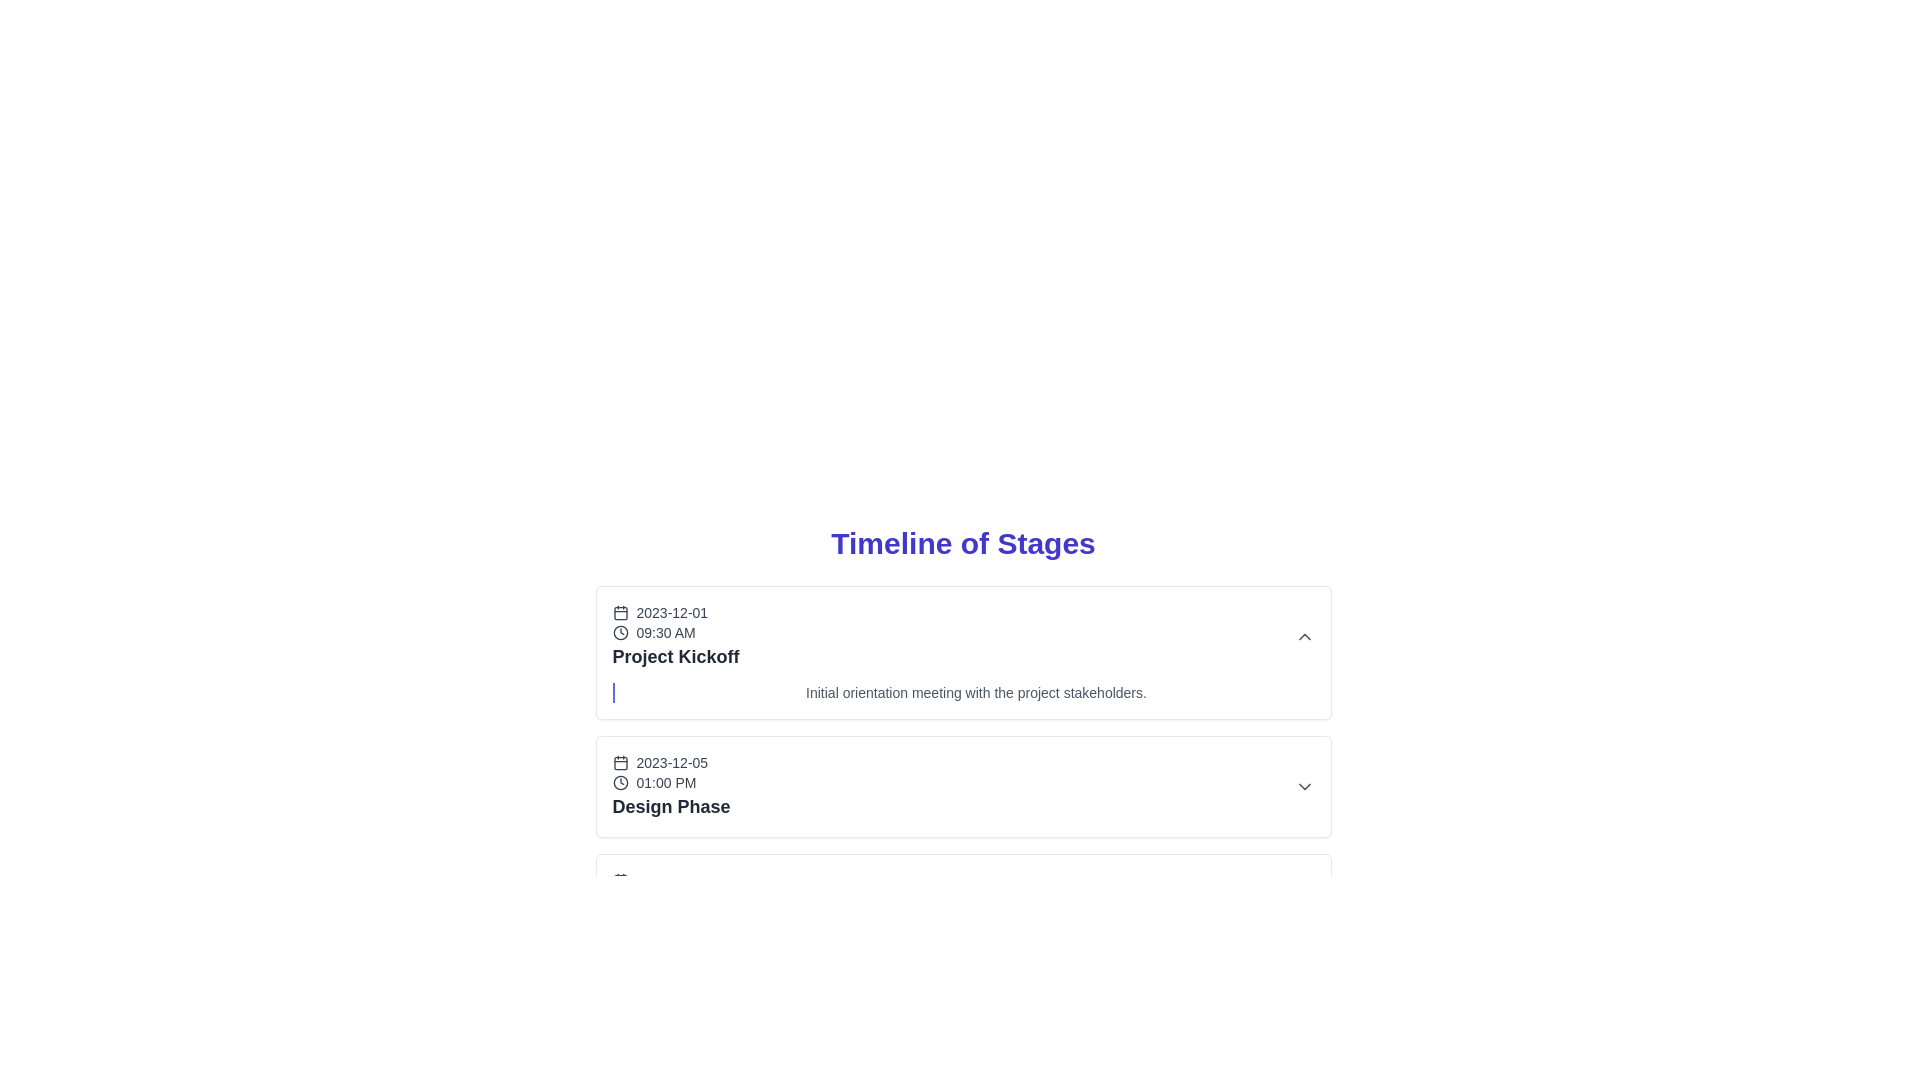 The height and width of the screenshot is (1080, 1920). What do you see at coordinates (676, 656) in the screenshot?
I see `text label displaying 'Project Kickoff' located at the bottom-most position of the timeline entry` at bounding box center [676, 656].